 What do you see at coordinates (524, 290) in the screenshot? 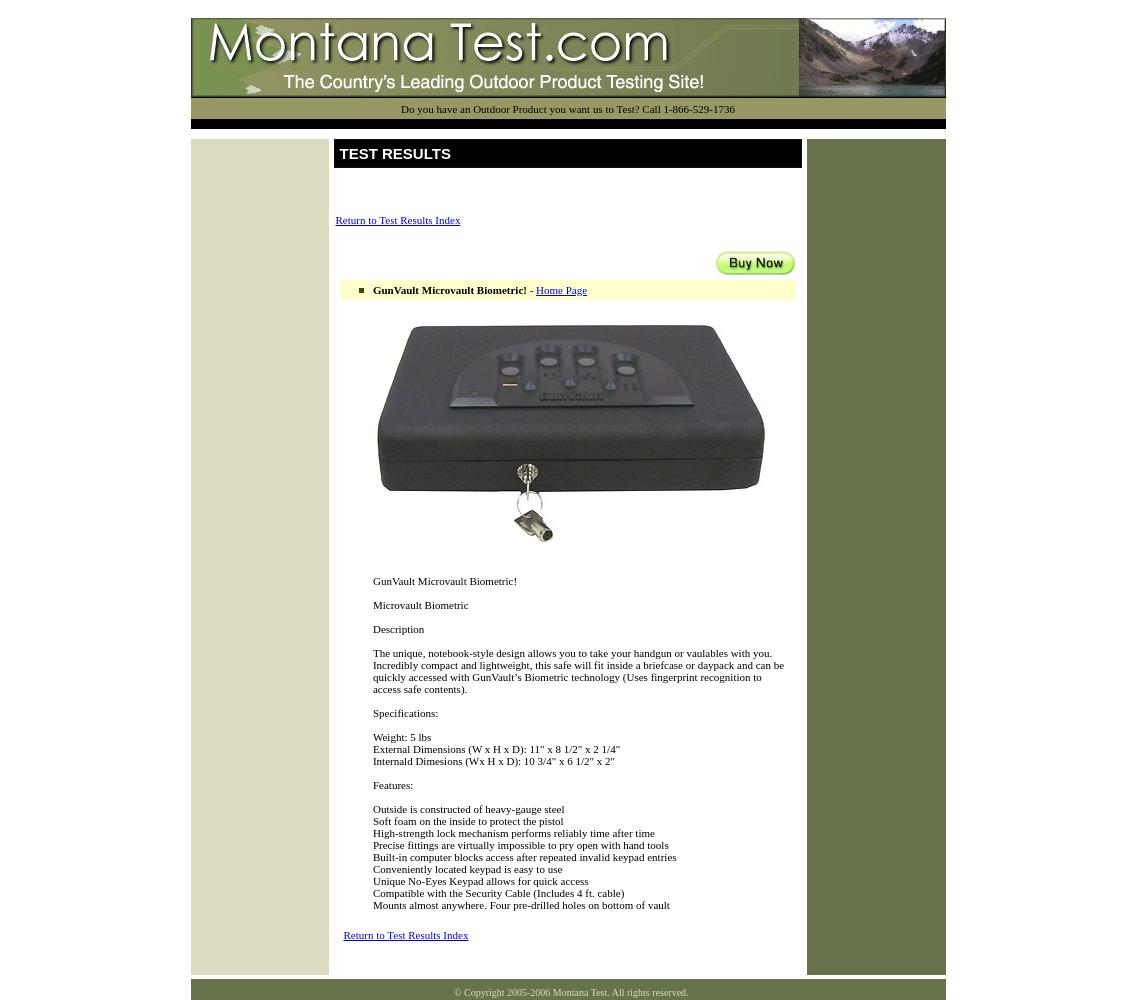
I see `'-'` at bounding box center [524, 290].